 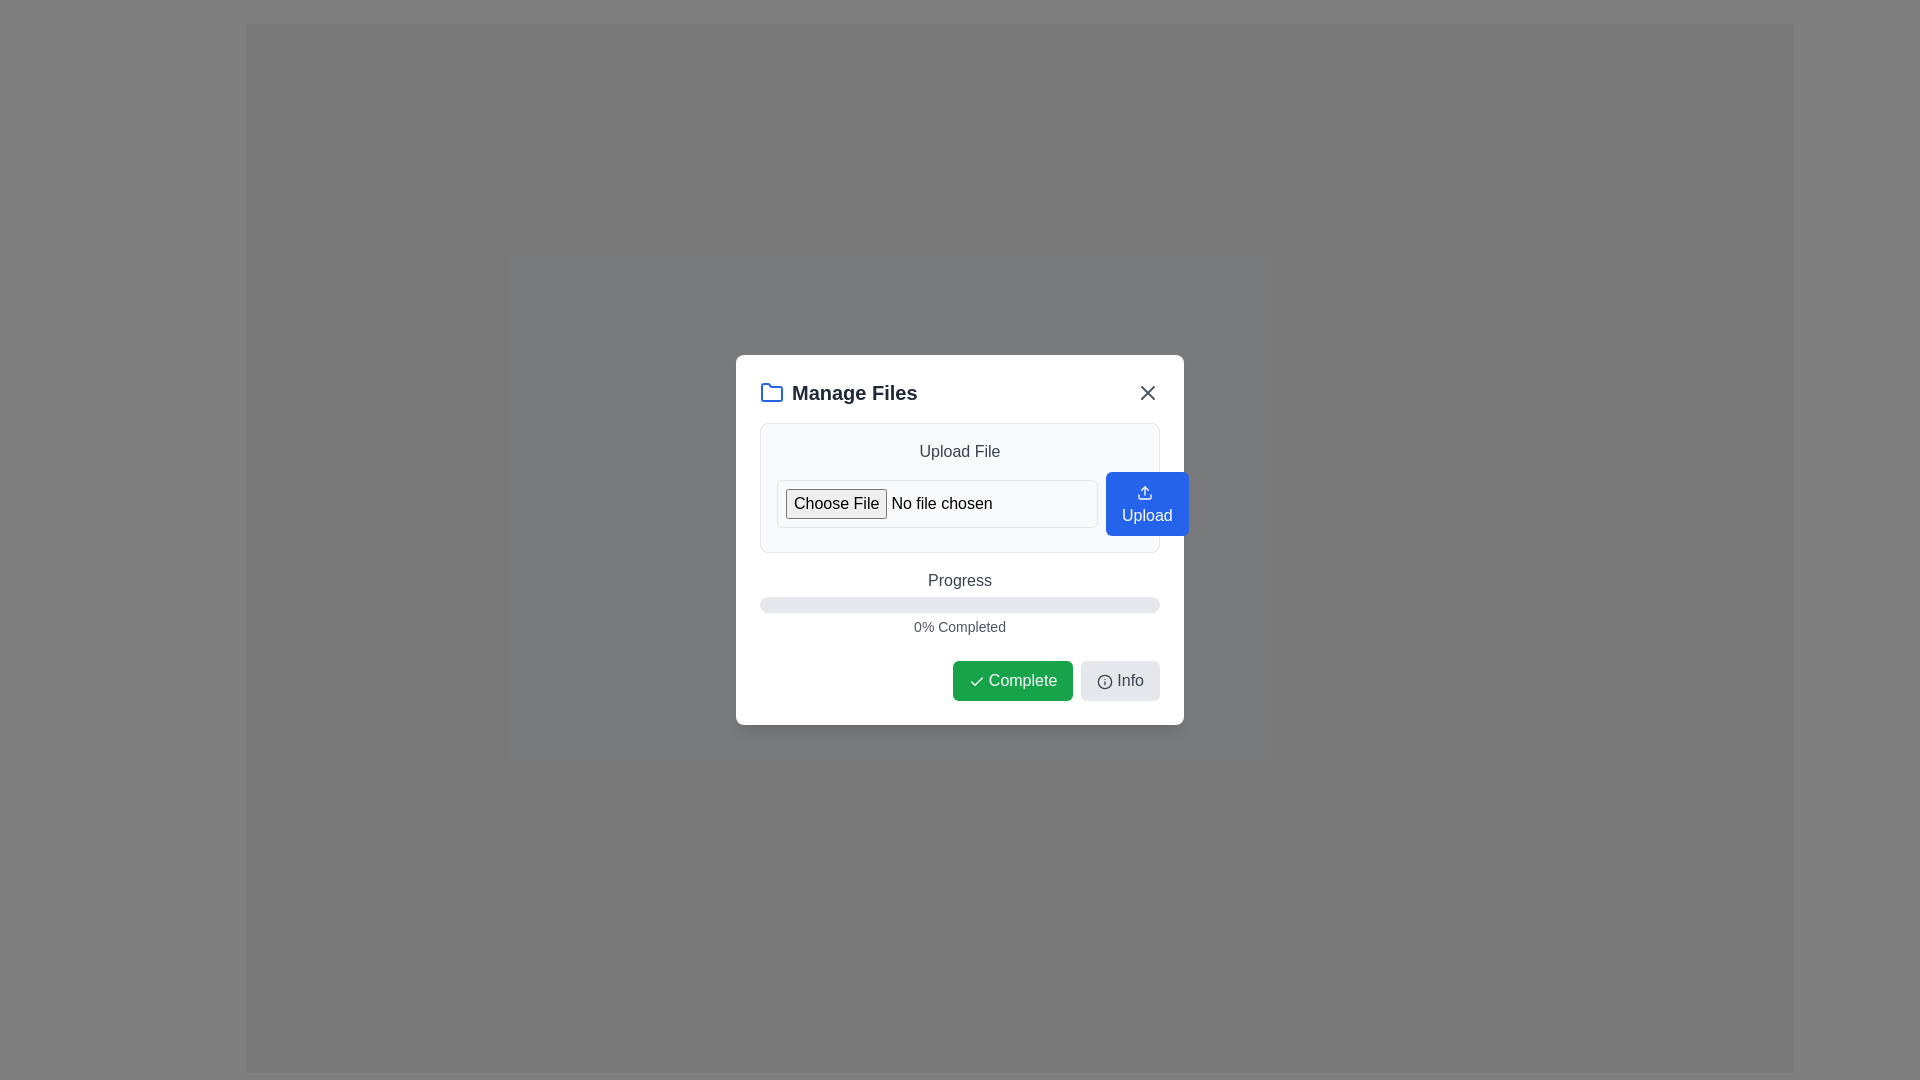 I want to click on the SVG Circle element that is part of the information icon located near the bottom-right corner of the 'Manage Files' dialog box, adjacent to the green 'Complete' button, so click(x=1104, y=680).